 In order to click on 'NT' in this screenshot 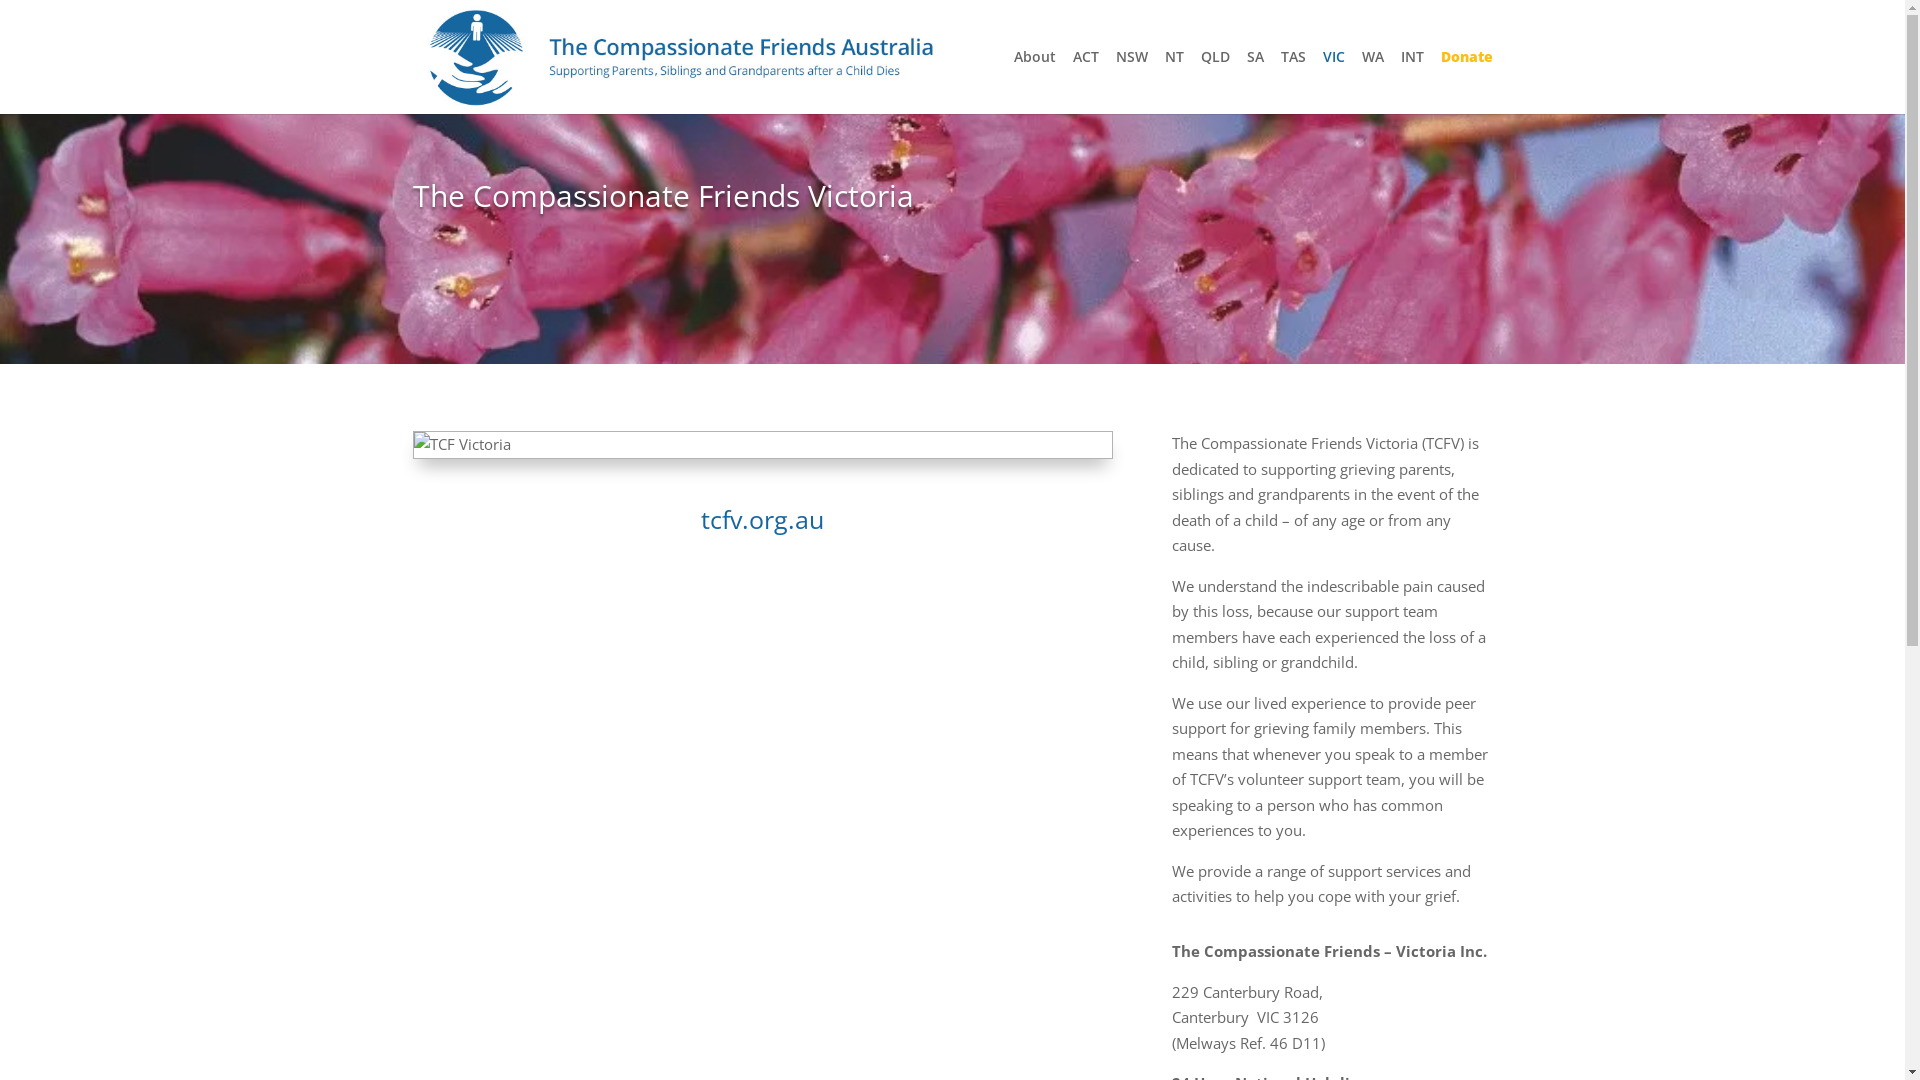, I will do `click(1163, 80)`.